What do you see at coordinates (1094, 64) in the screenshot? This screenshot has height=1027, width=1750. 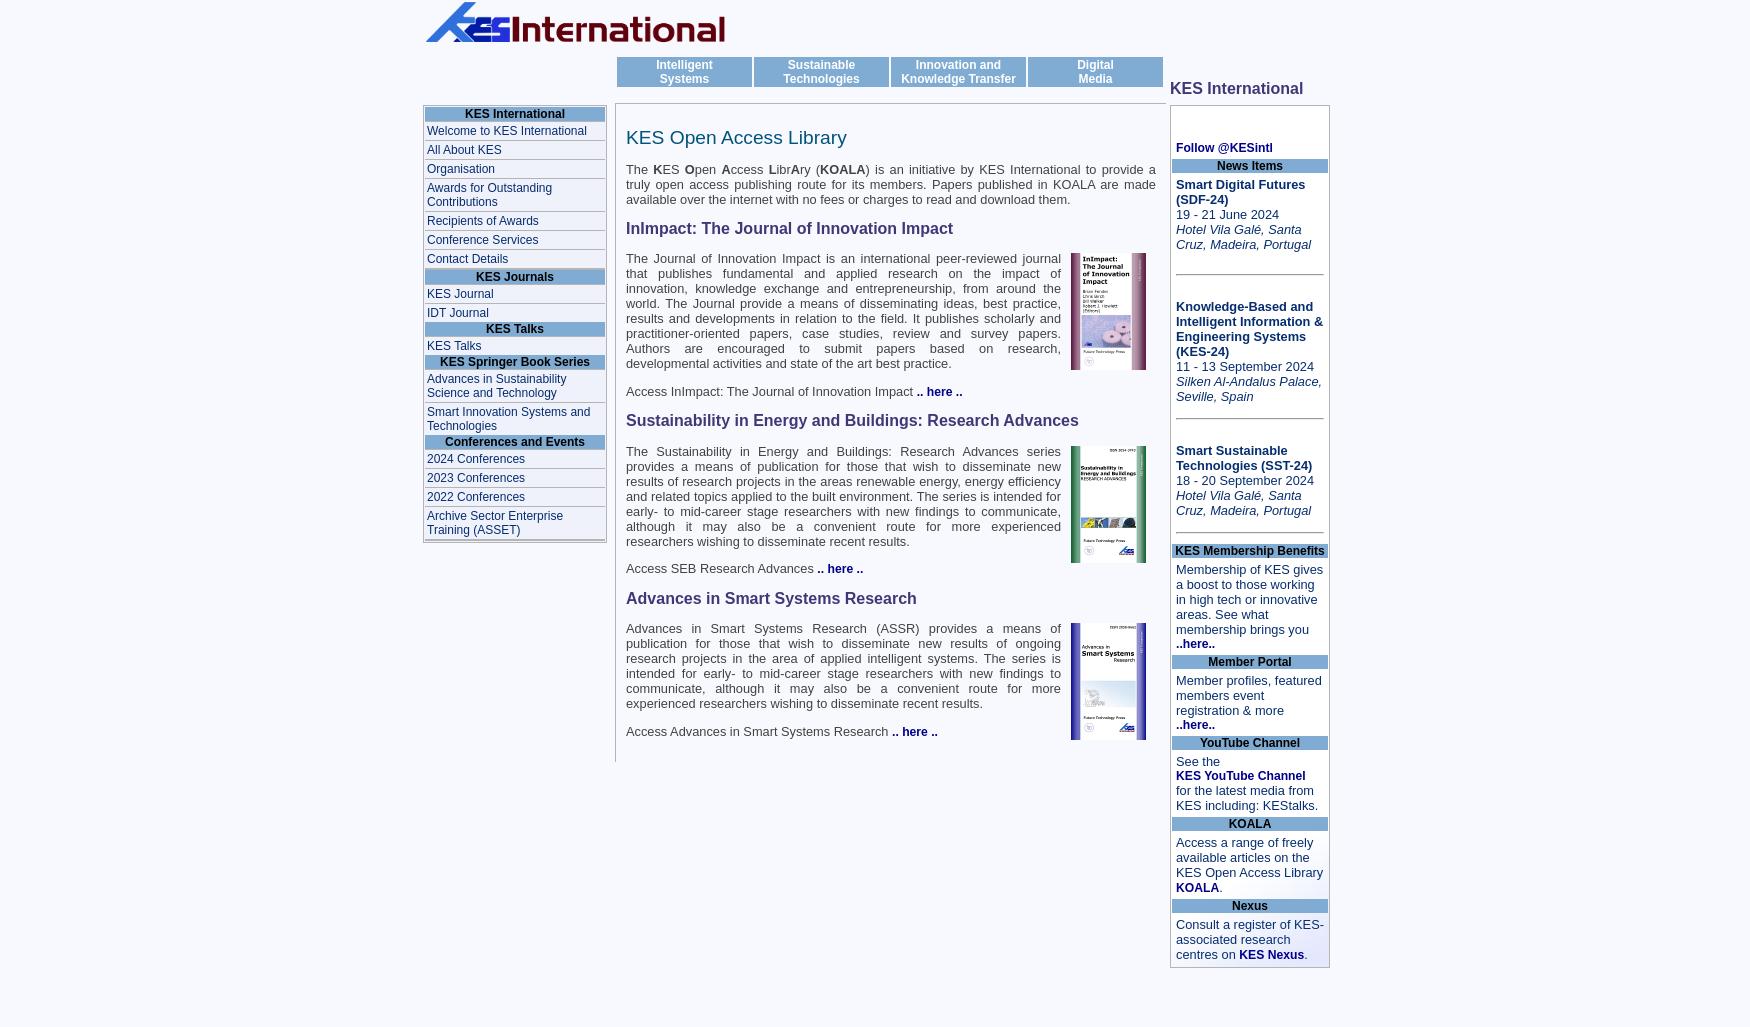 I see `'Digital'` at bounding box center [1094, 64].